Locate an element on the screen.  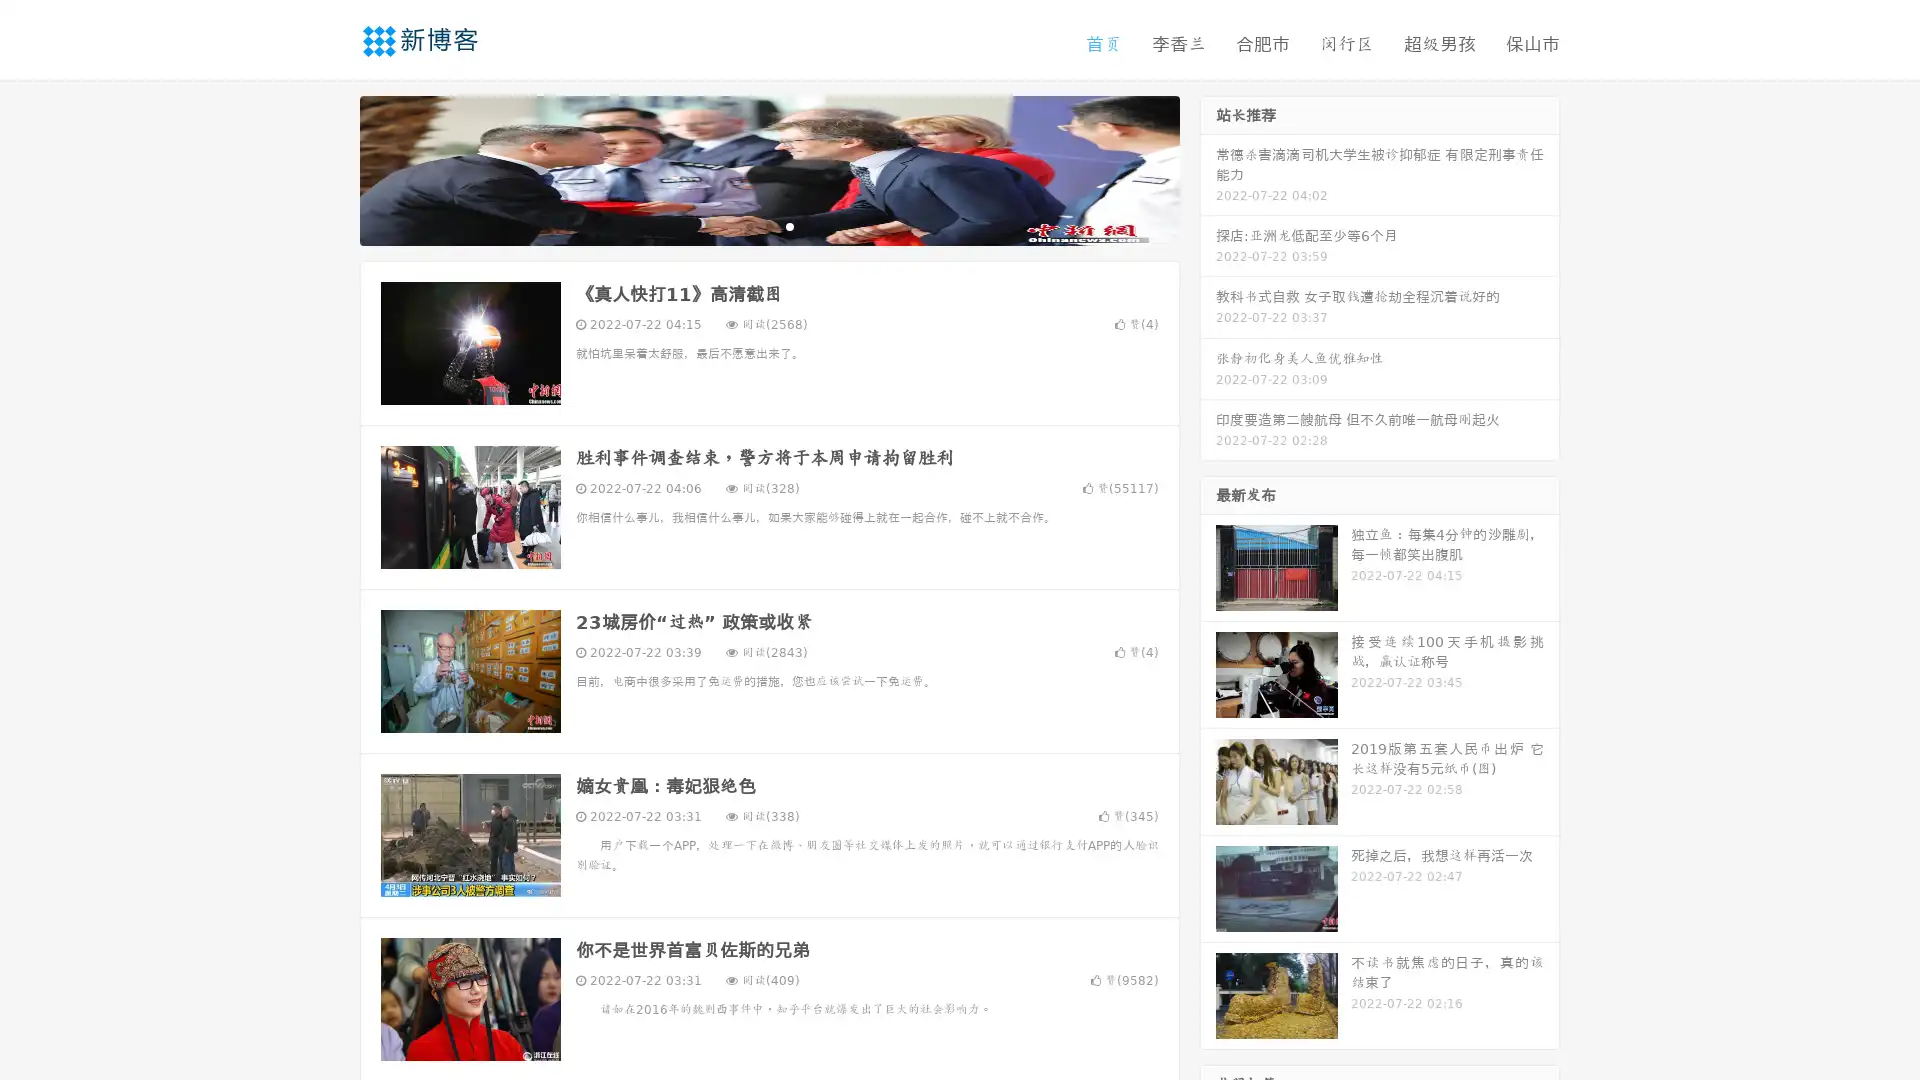
Go to slide 2 is located at coordinates (768, 225).